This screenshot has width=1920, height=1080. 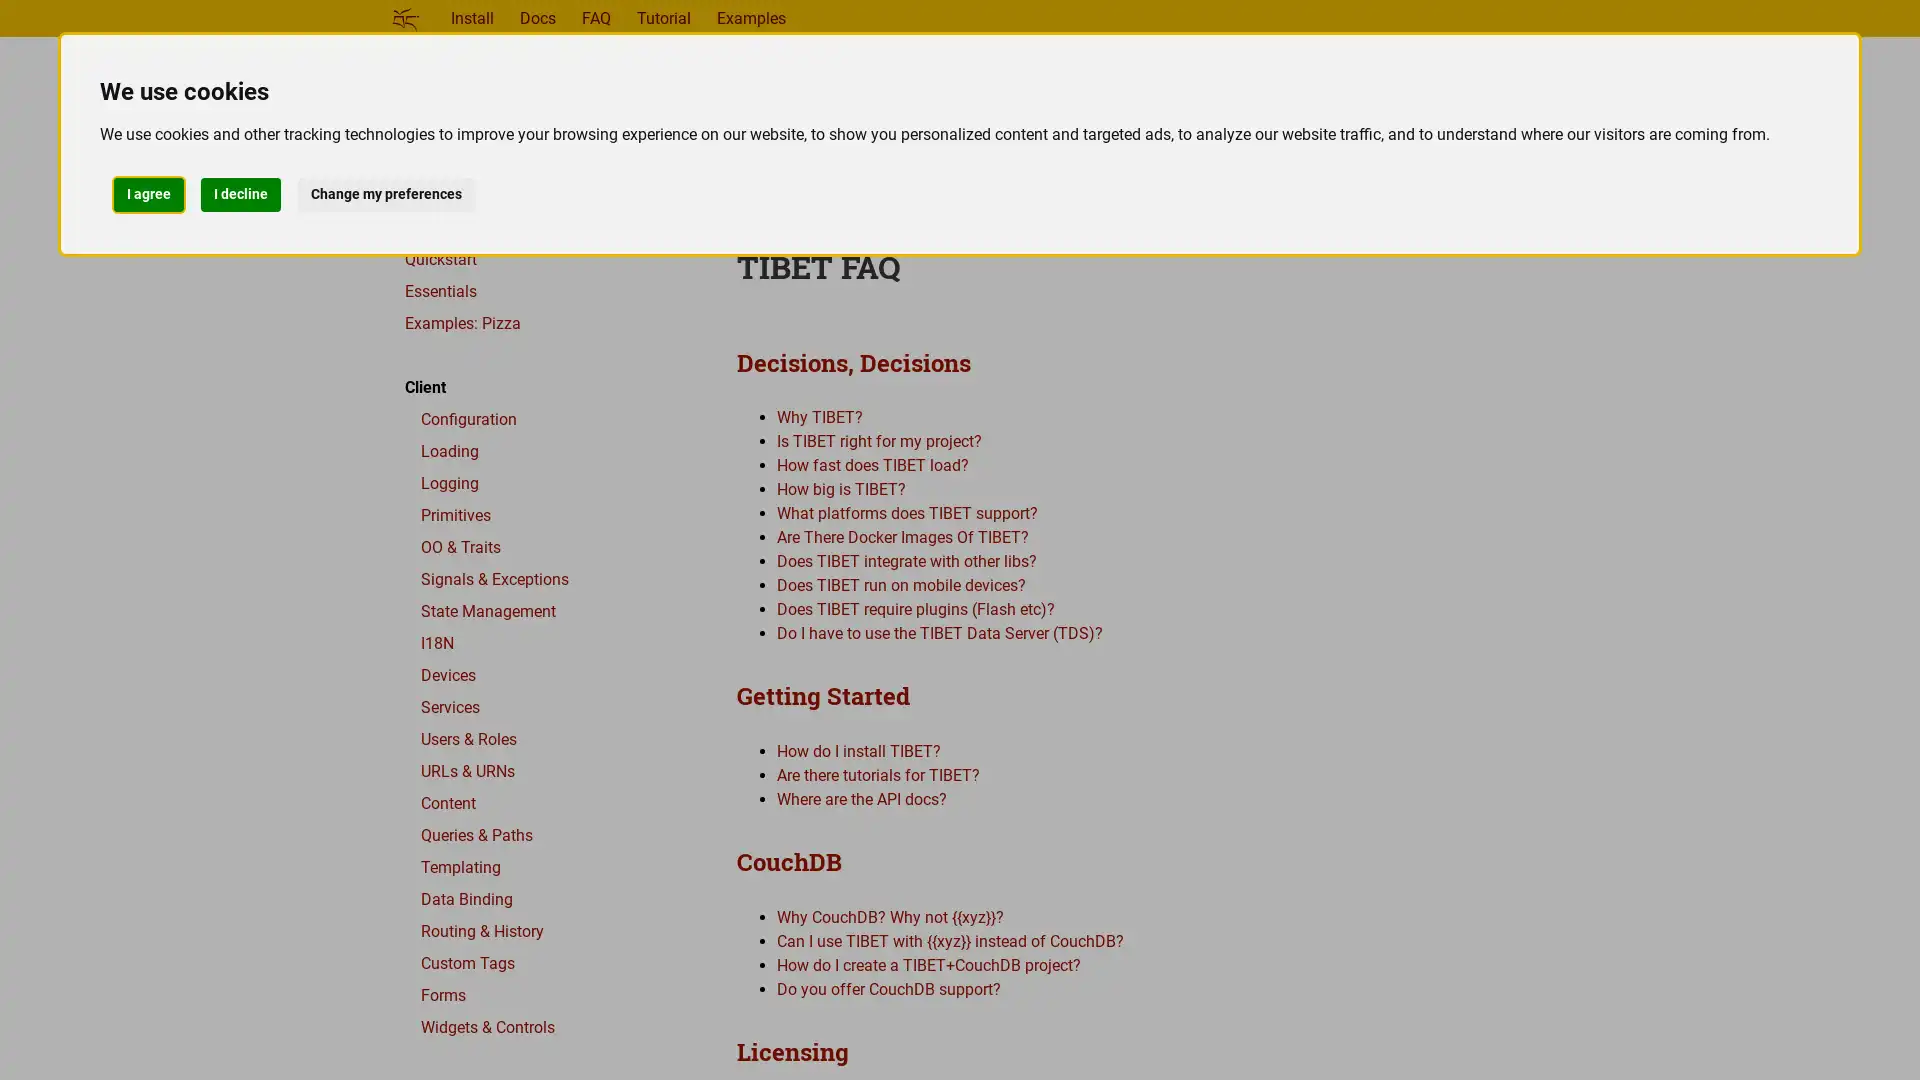 I want to click on I decline, so click(x=240, y=193).